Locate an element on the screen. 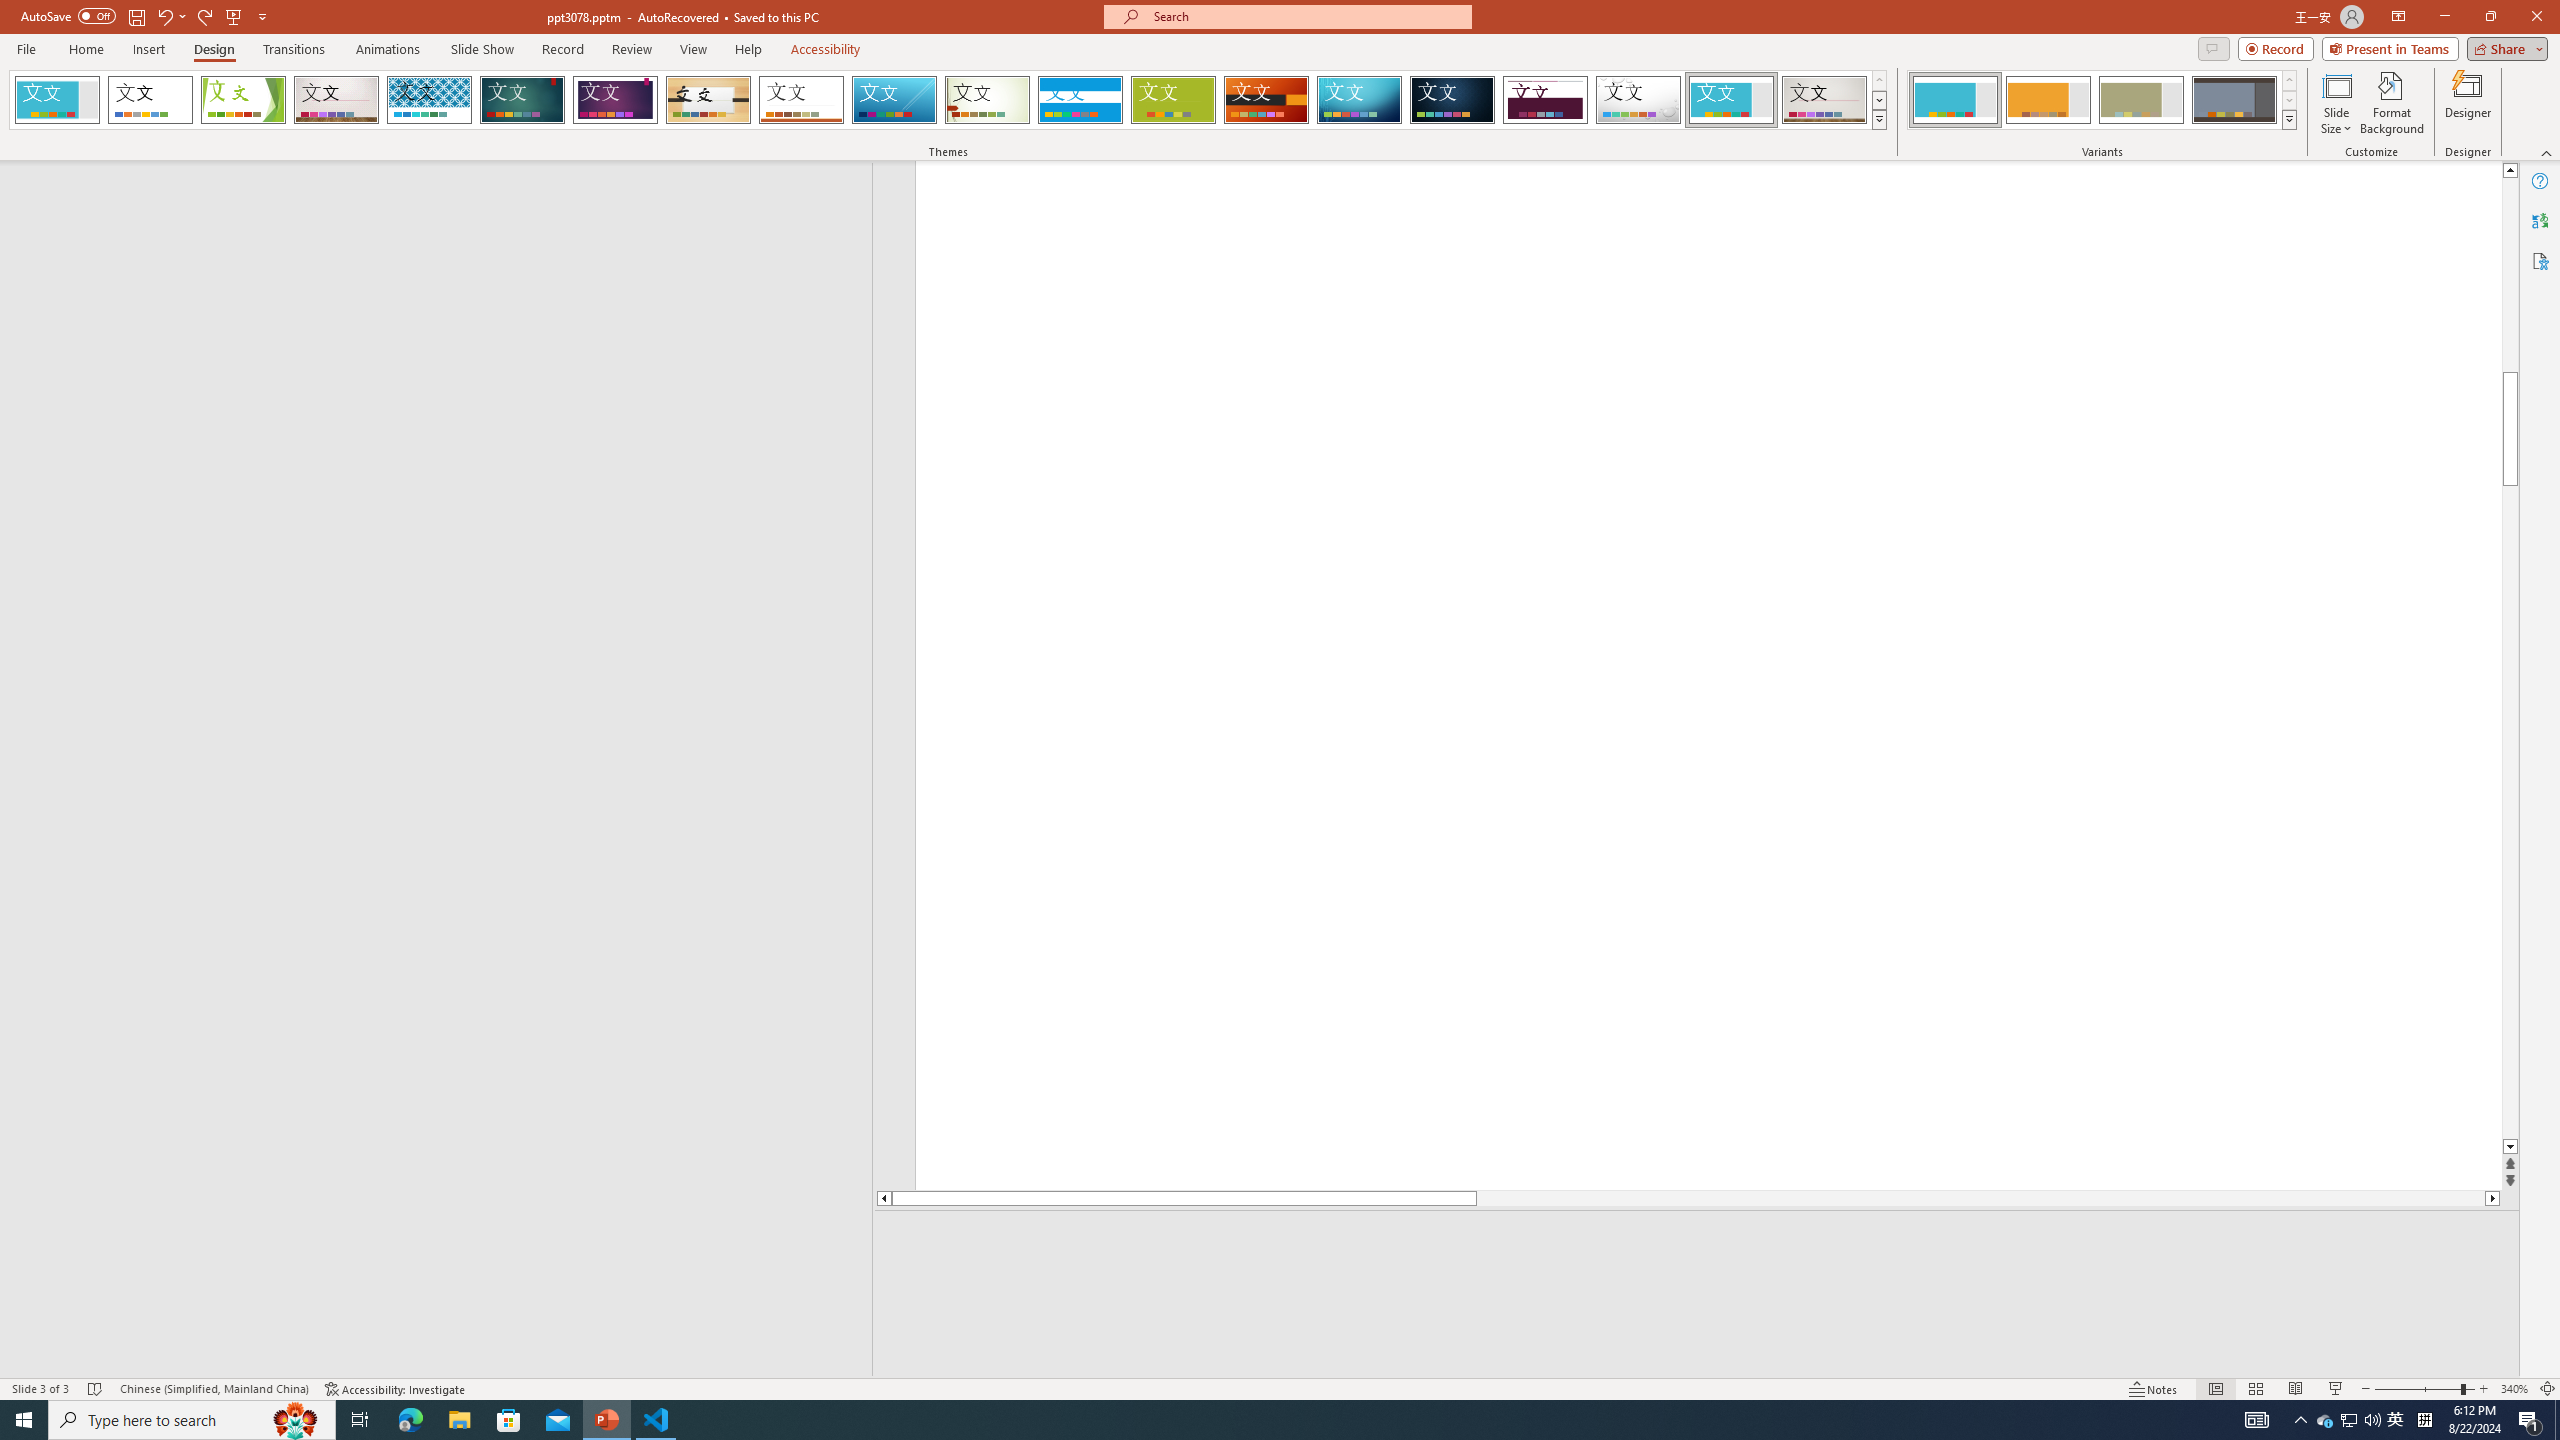 This screenshot has width=2560, height=1440. 'Frame Variant 4' is located at coordinates (2233, 99).